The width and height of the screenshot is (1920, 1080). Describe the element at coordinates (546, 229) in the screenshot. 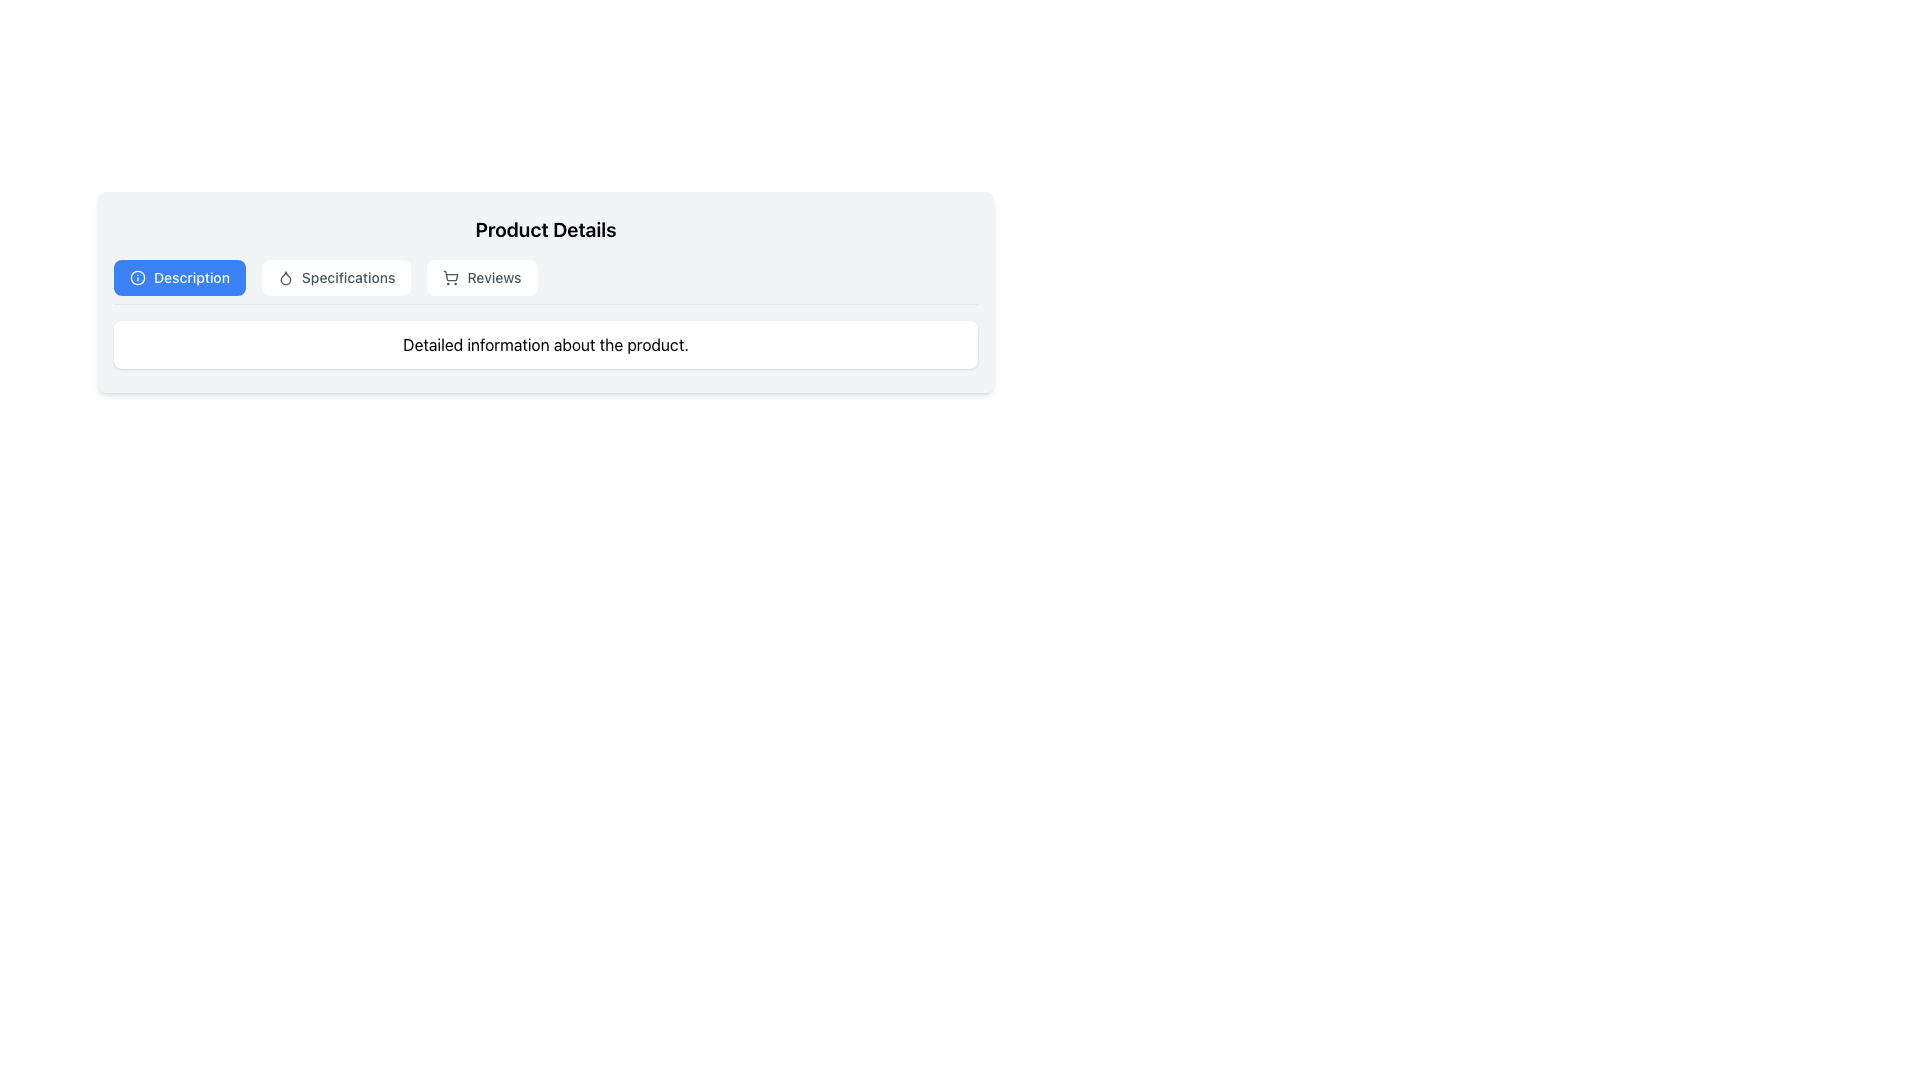

I see `header element with the text 'Product Details', which is a bold header styled in an extra-large font and located at the top of the section with a light gray background` at that location.